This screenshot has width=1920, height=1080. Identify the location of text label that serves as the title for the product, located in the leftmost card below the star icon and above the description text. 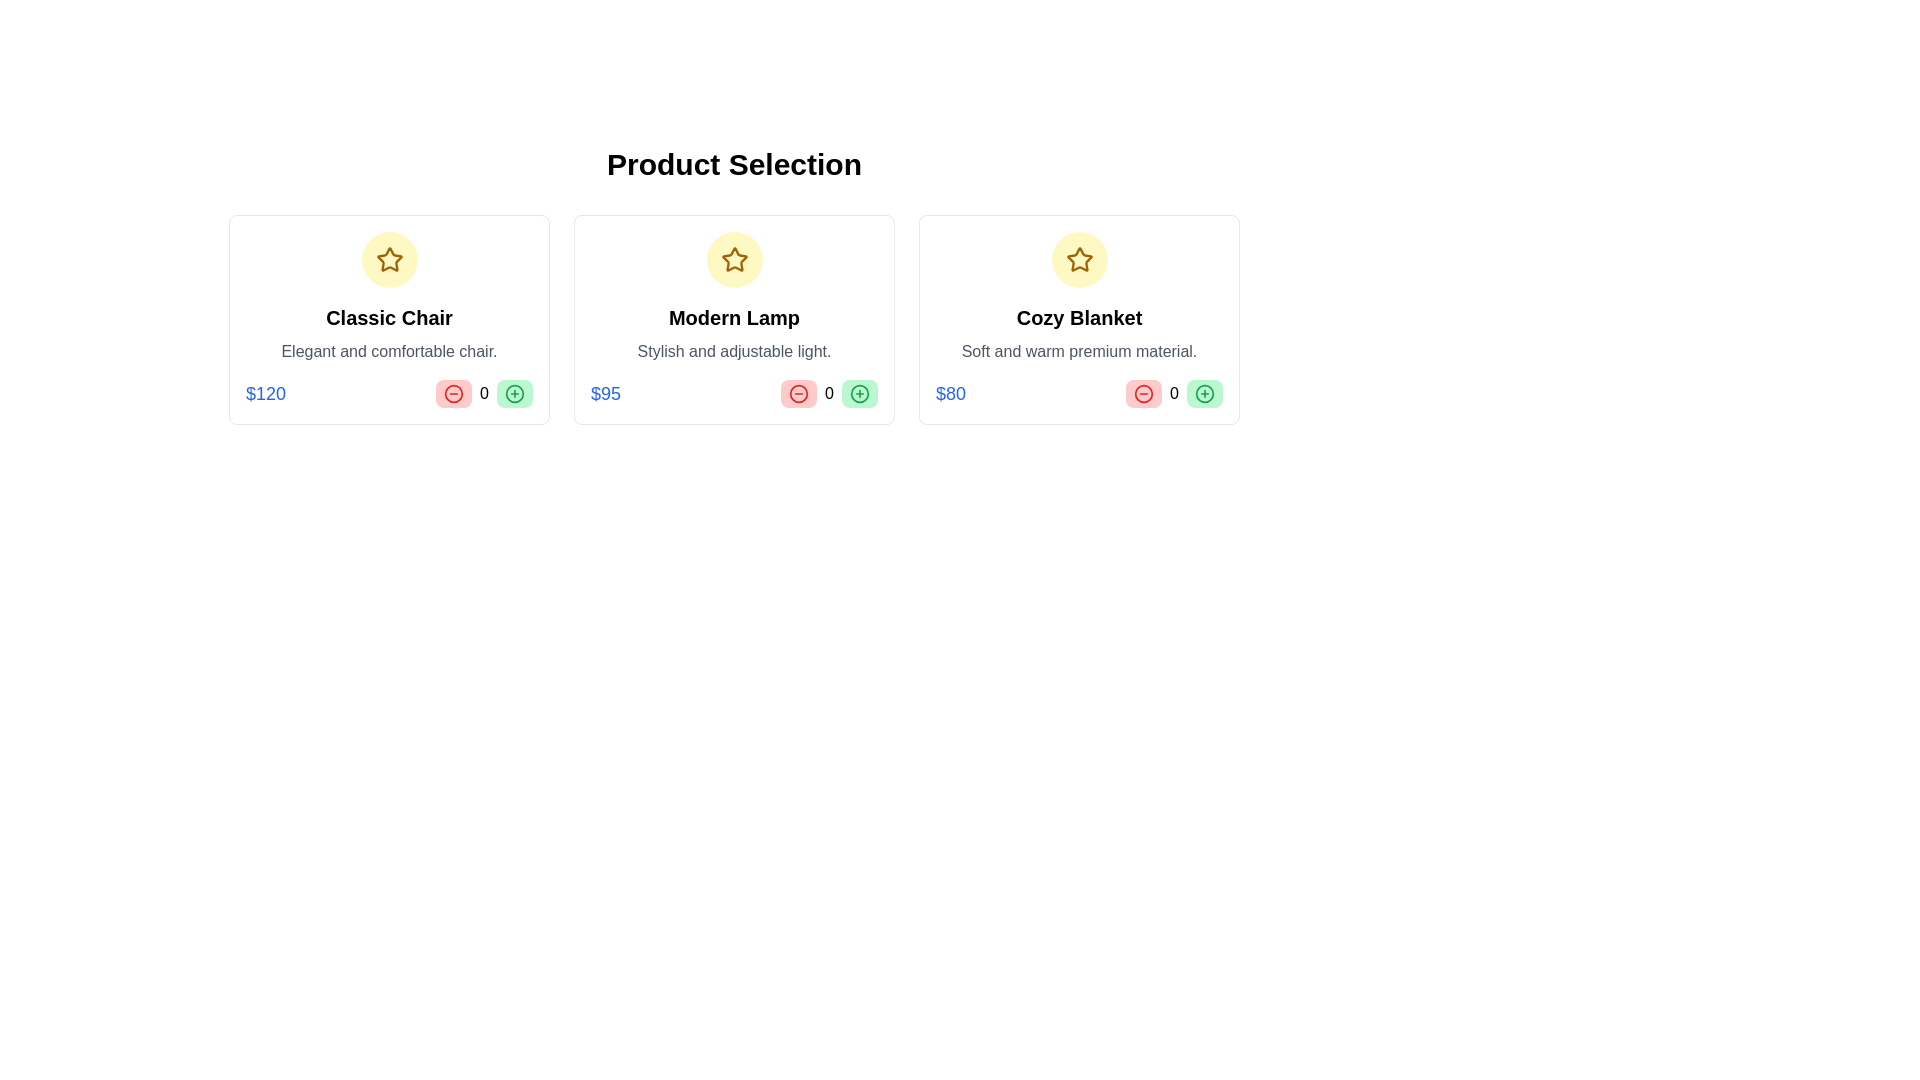
(389, 316).